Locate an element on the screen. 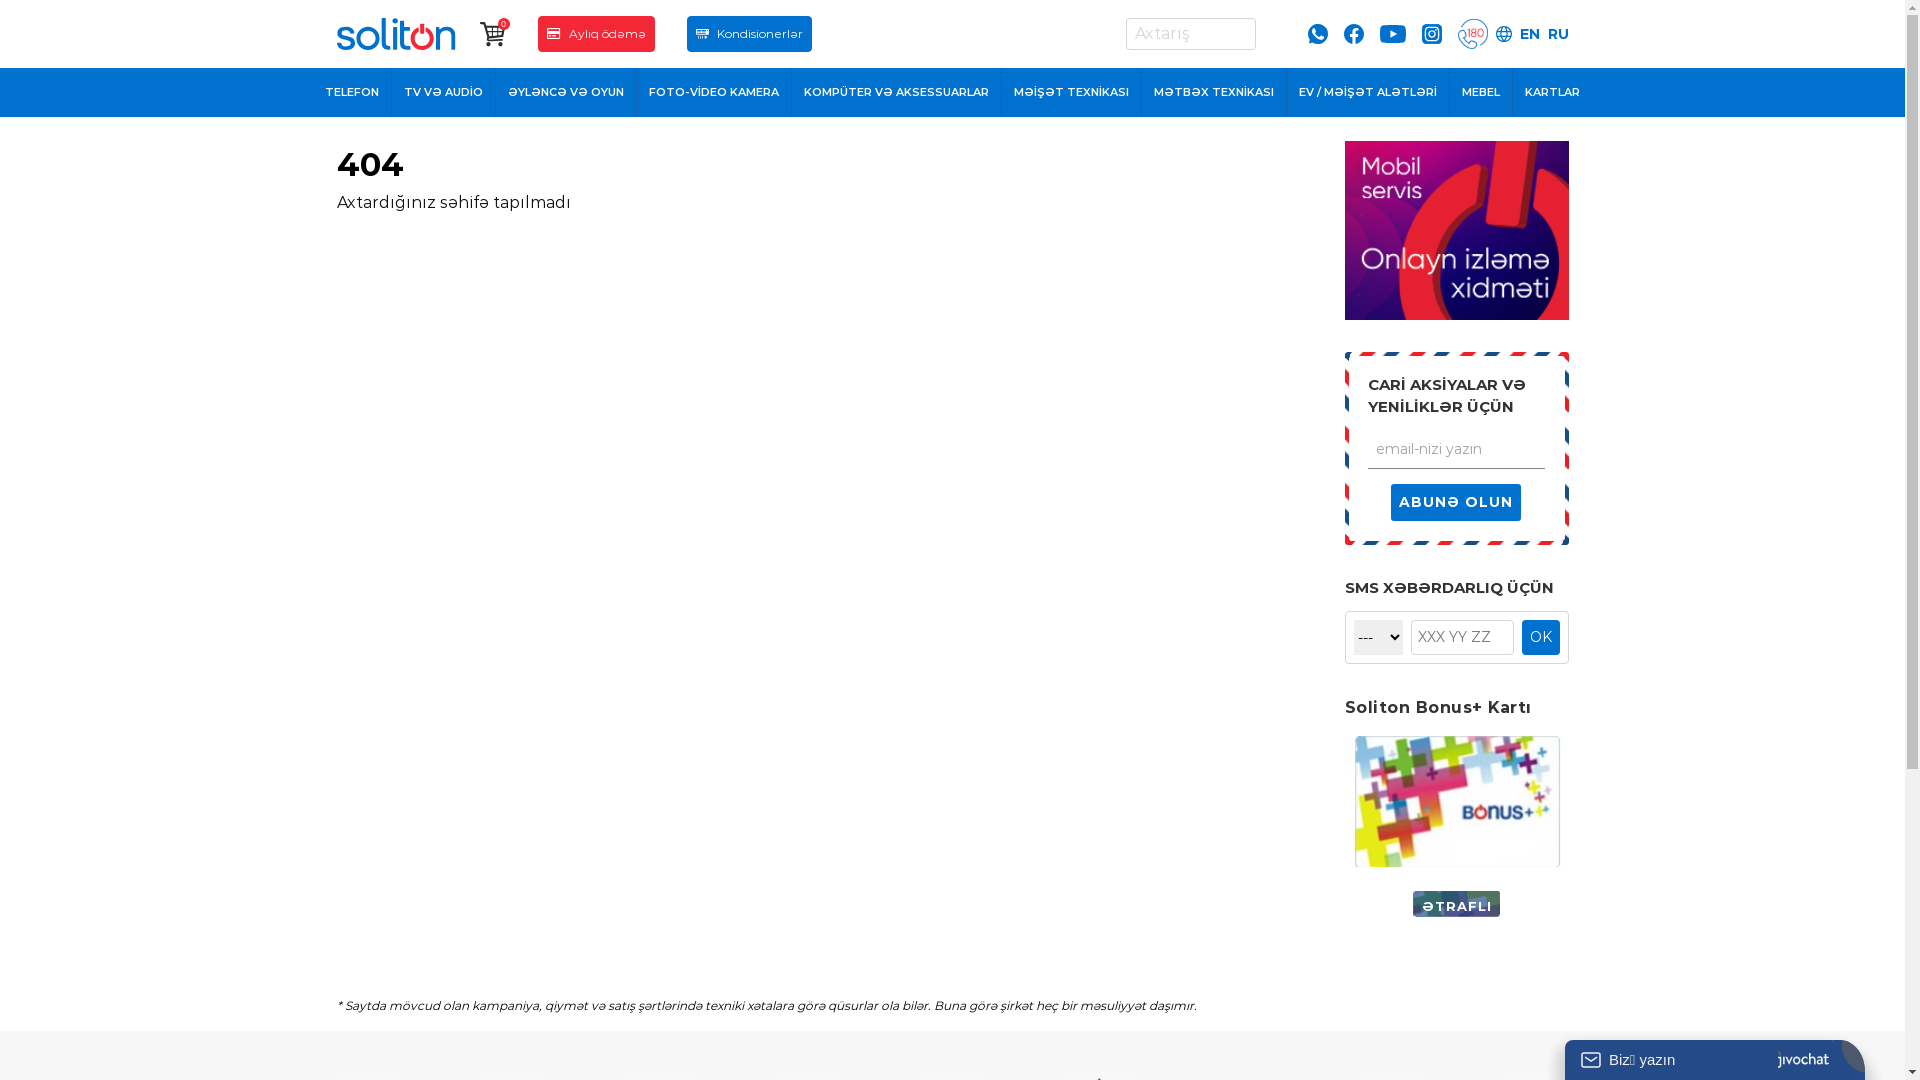 The width and height of the screenshot is (1920, 1080). 'KARTLAR' is located at coordinates (1551, 92).